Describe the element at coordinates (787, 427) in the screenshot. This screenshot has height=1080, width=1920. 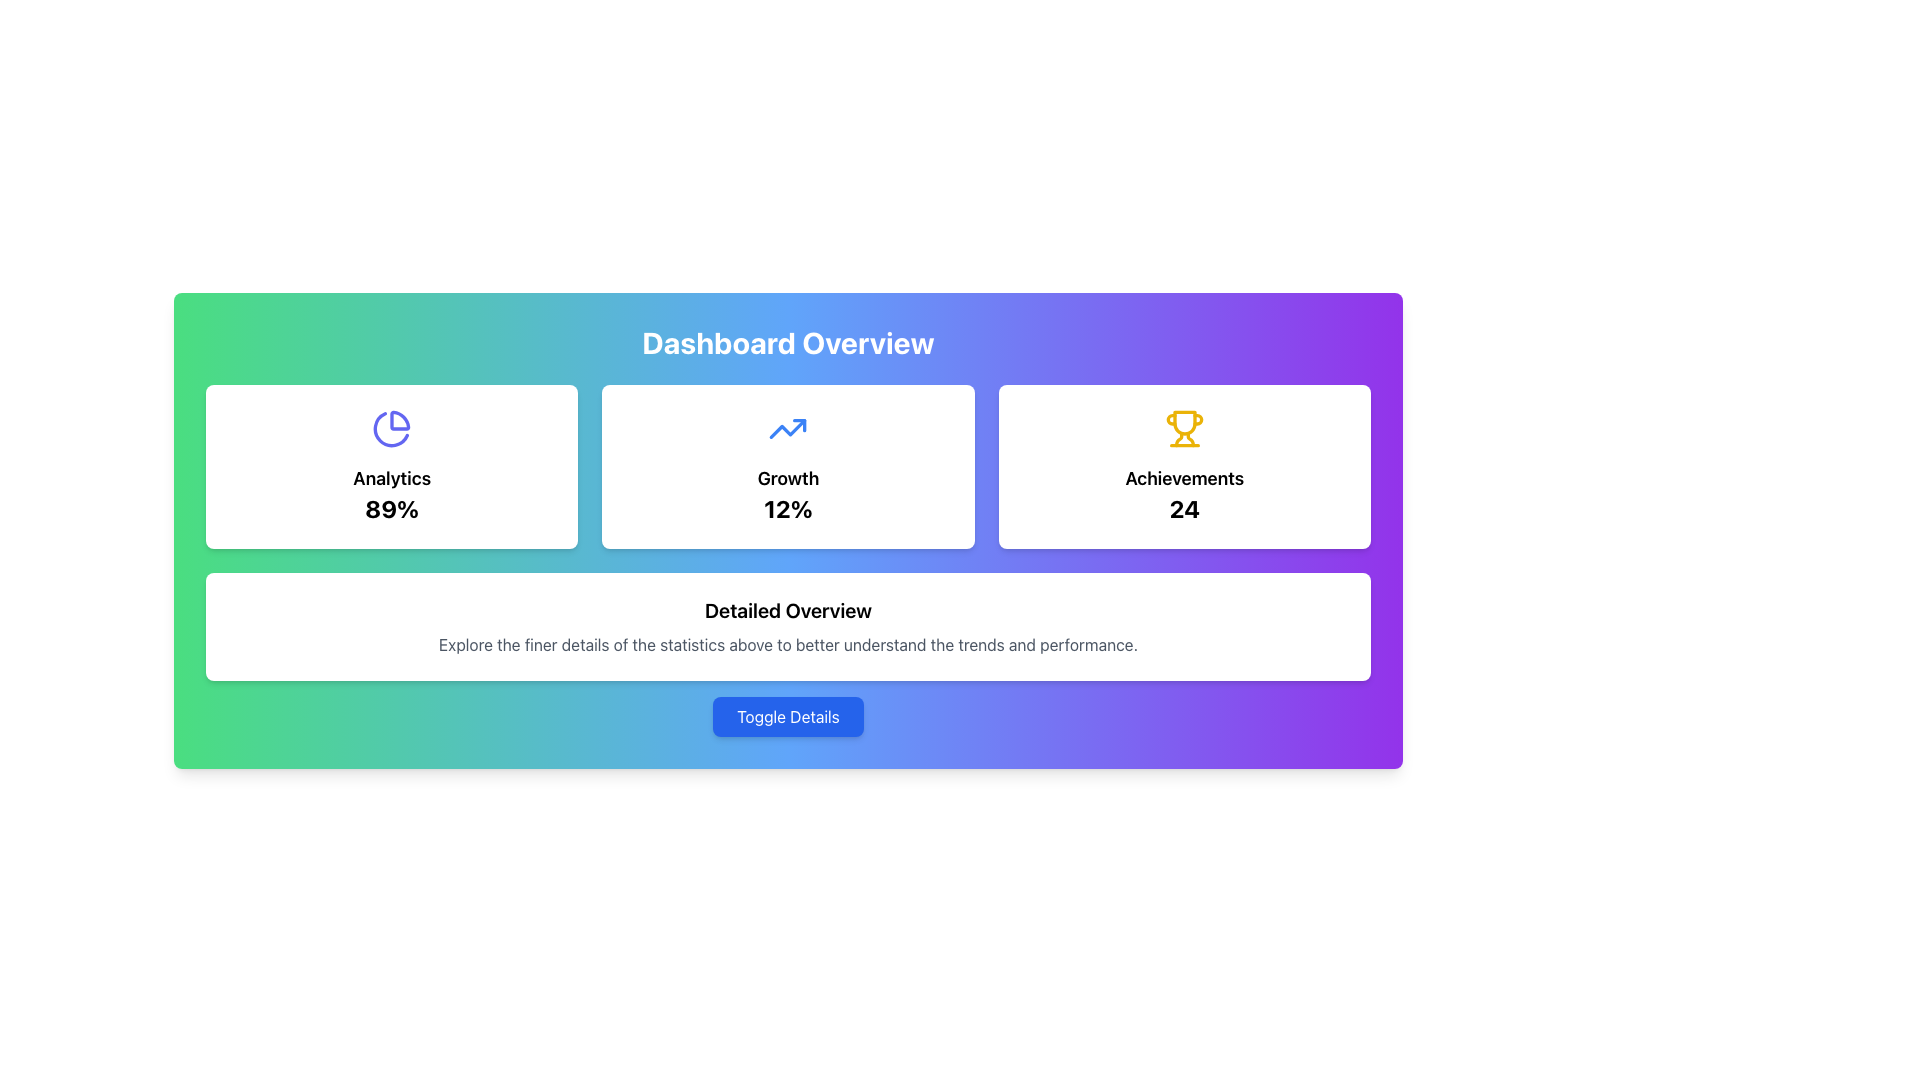
I see `the main graph icon representing growth or progress located under 'Growth 12%' in the center card` at that location.